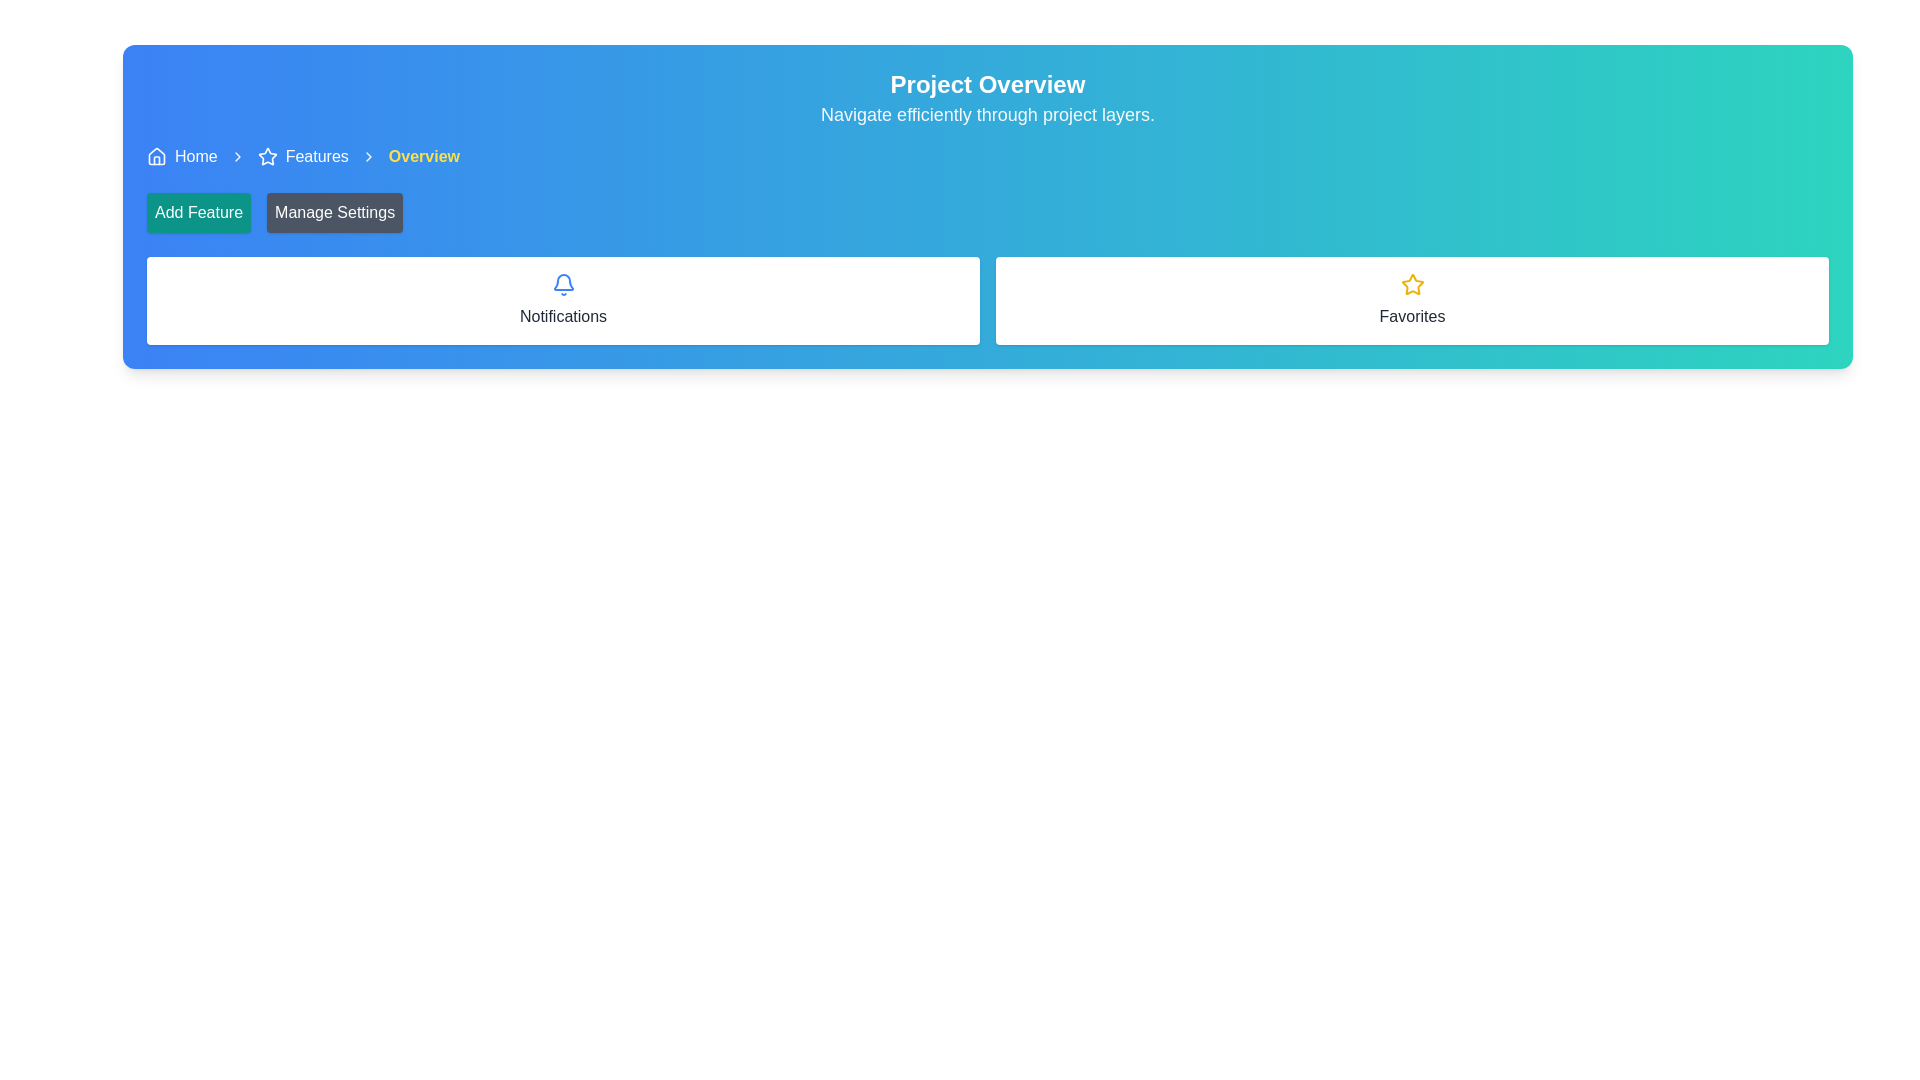  I want to click on the text block that serves as a header for the interface, which provides an overview title and a brief description, located at the top section of the layout with a gradient background, so click(988, 99).